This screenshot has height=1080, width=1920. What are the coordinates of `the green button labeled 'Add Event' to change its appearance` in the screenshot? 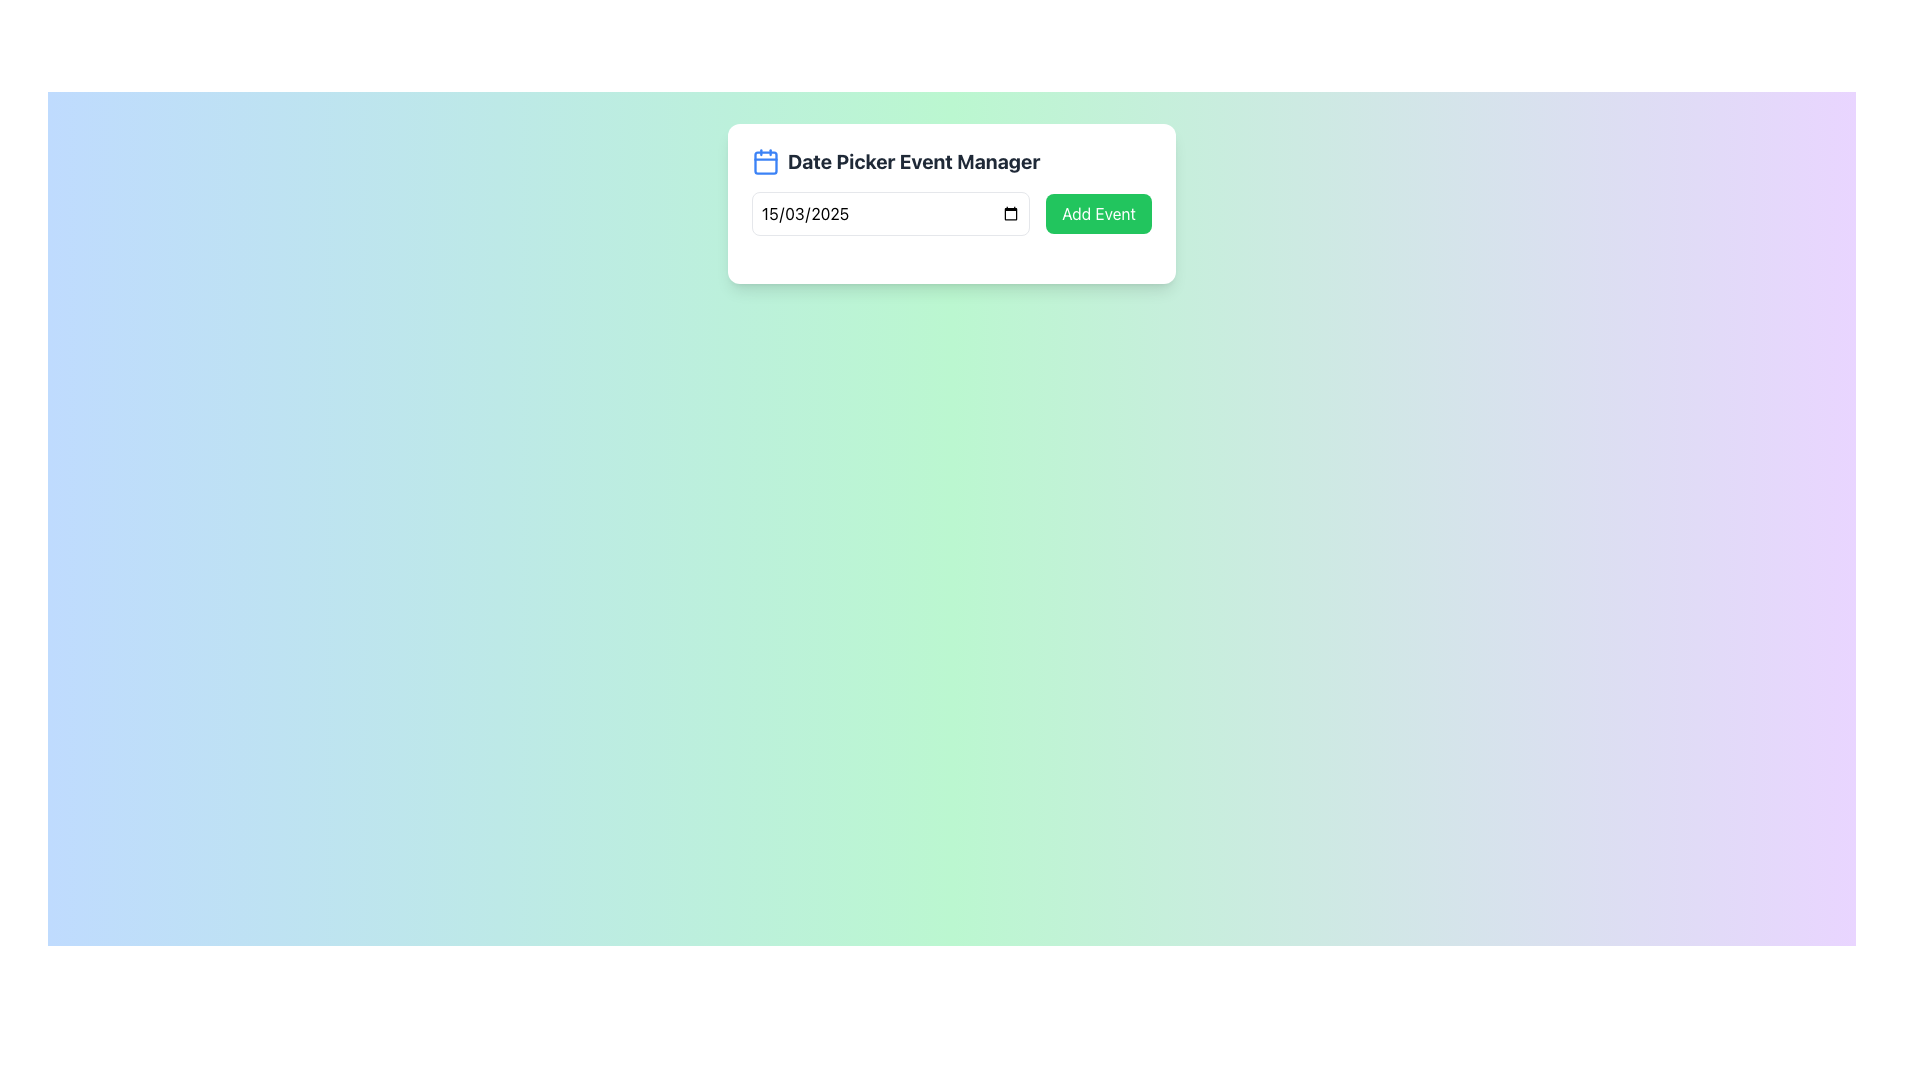 It's located at (1098, 213).